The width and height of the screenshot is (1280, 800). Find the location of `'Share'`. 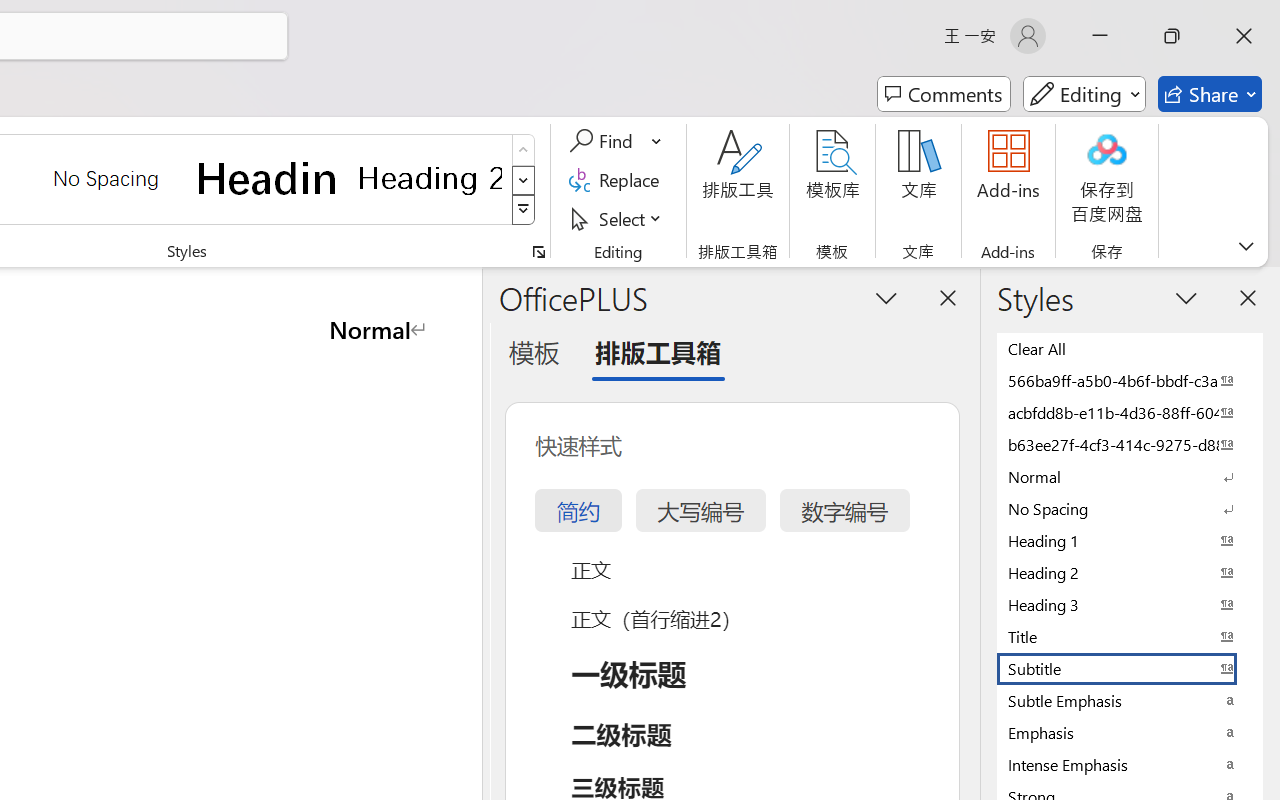

'Share' is located at coordinates (1209, 94).